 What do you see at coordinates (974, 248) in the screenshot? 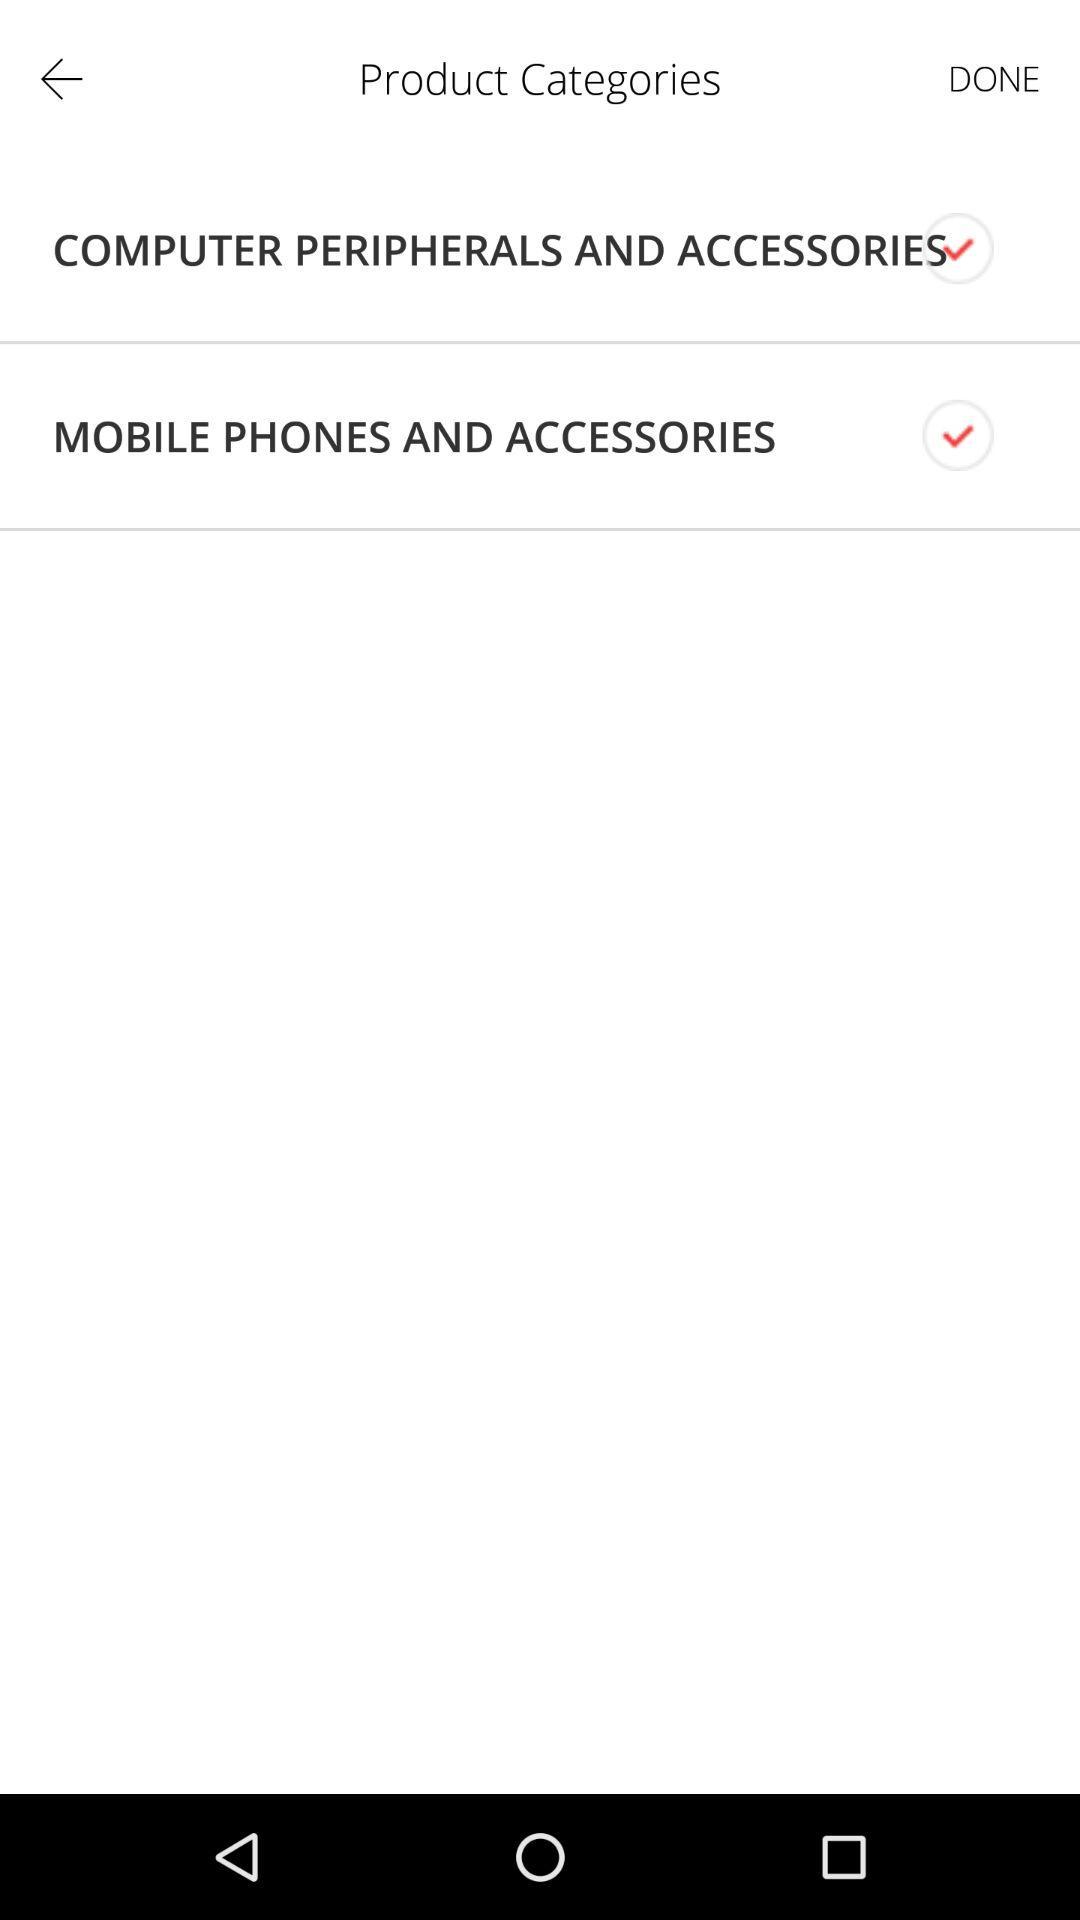
I see `menu inside` at bounding box center [974, 248].